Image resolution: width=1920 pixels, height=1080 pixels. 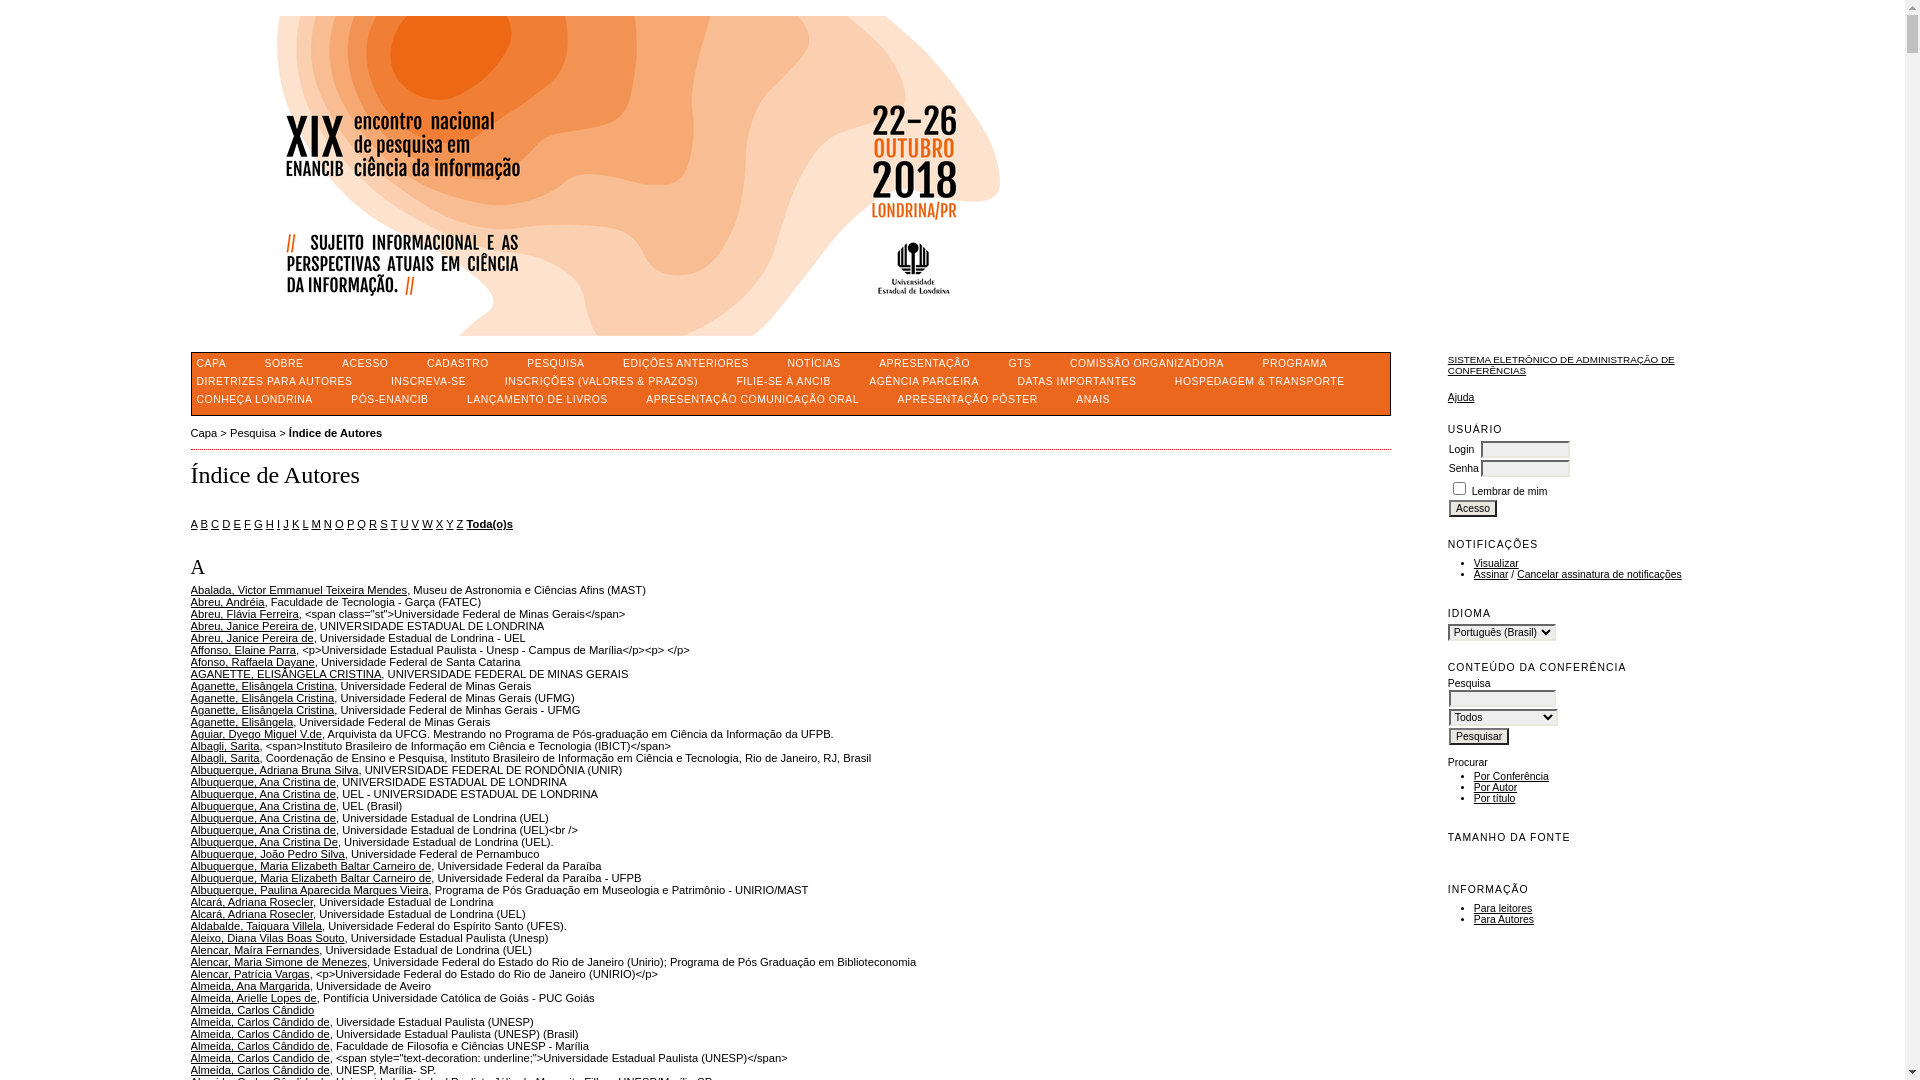 What do you see at coordinates (1479, 736) in the screenshot?
I see `'Pesquisar'` at bounding box center [1479, 736].